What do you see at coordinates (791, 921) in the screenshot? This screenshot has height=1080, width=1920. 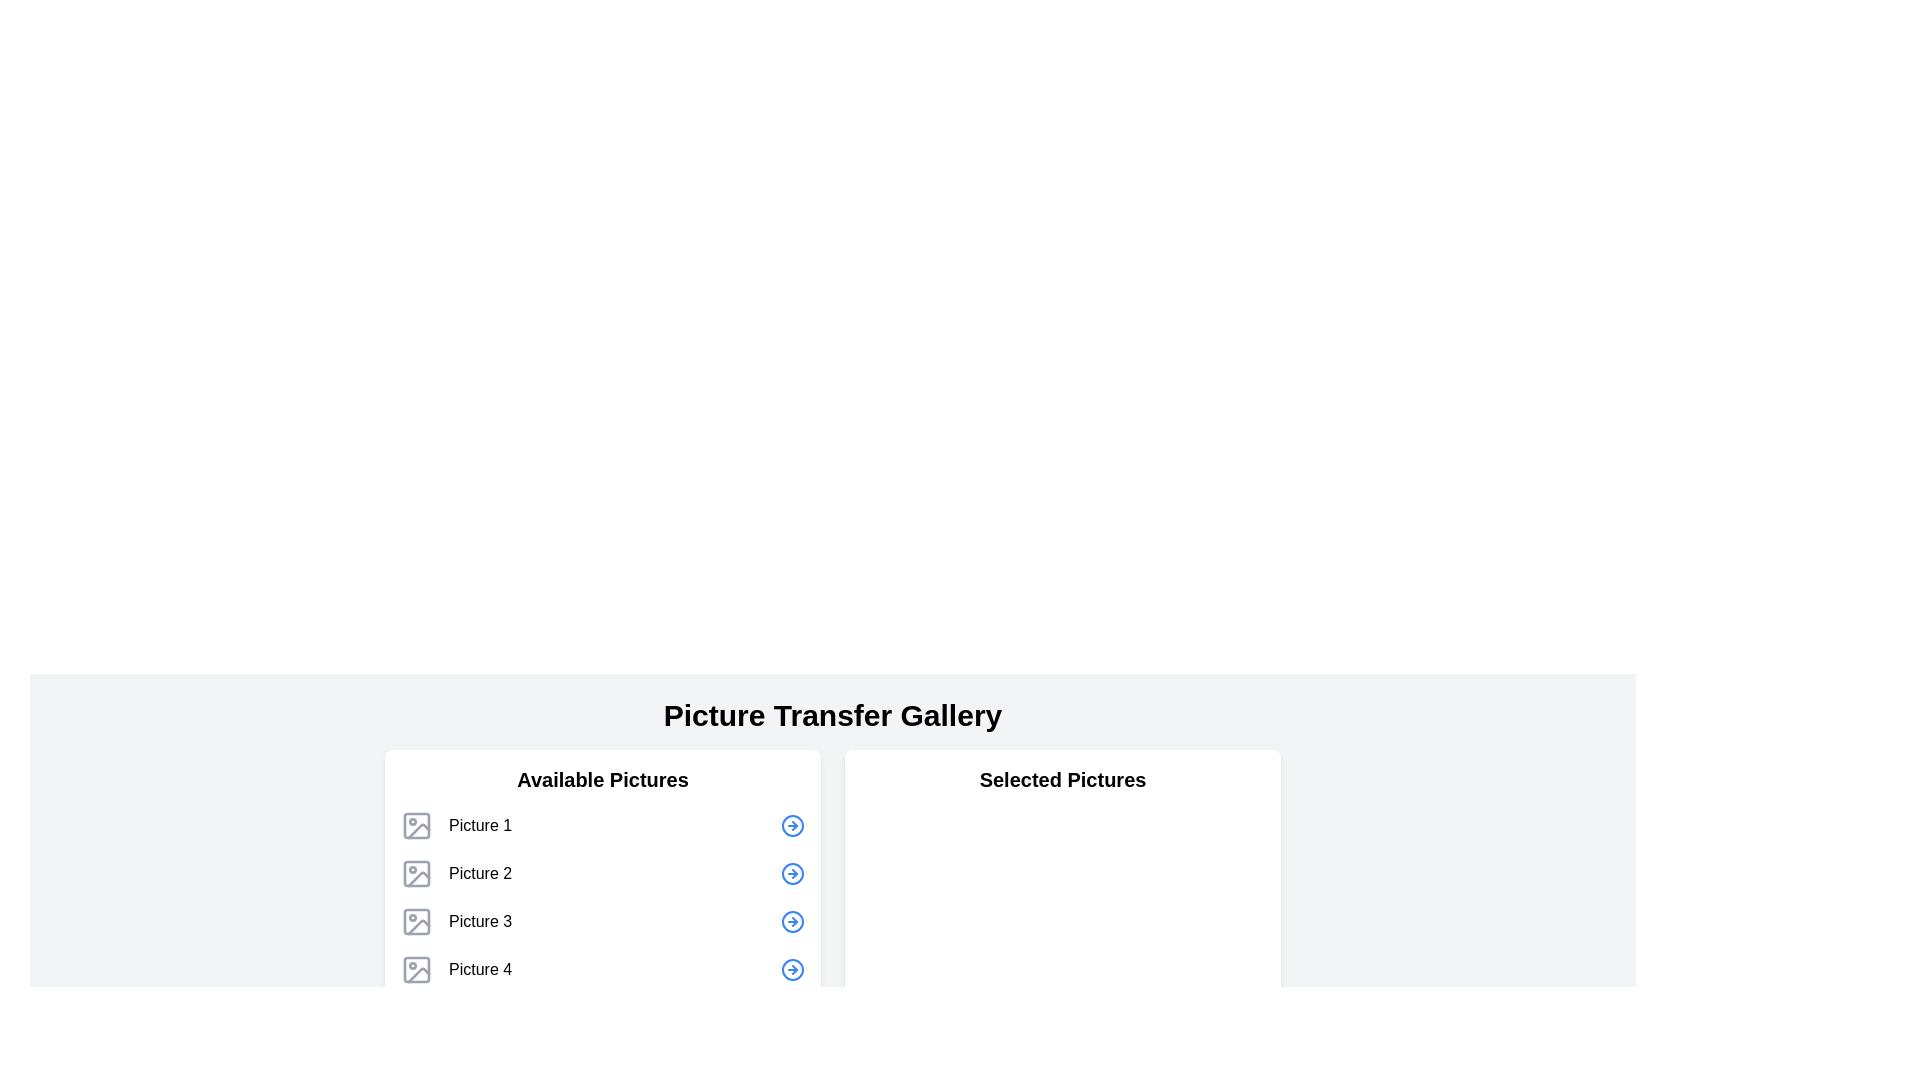 I see `the circular button with a blue border and an arrow pointing to the right, located adjacent to the 'Picture 3' label` at bounding box center [791, 921].